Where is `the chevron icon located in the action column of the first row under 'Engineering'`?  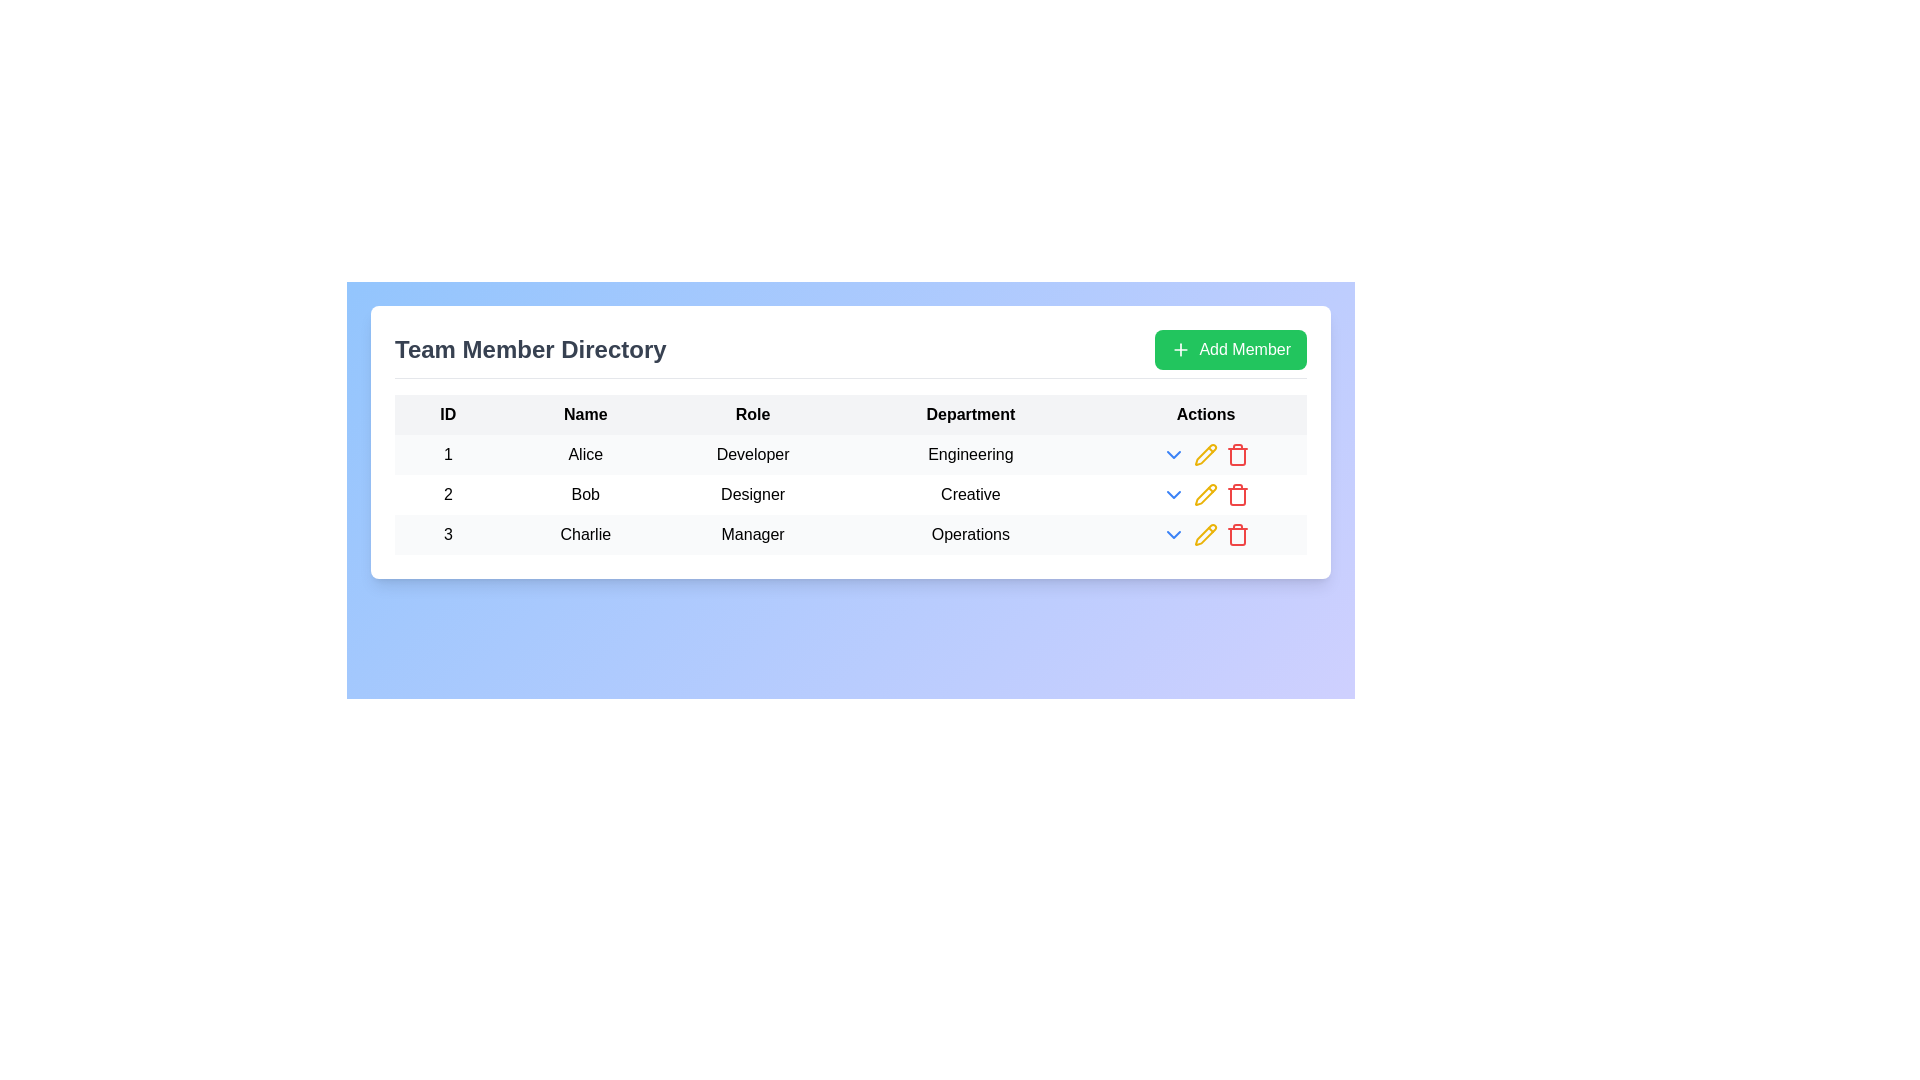
the chevron icon located in the action column of the first row under 'Engineering' is located at coordinates (1174, 455).